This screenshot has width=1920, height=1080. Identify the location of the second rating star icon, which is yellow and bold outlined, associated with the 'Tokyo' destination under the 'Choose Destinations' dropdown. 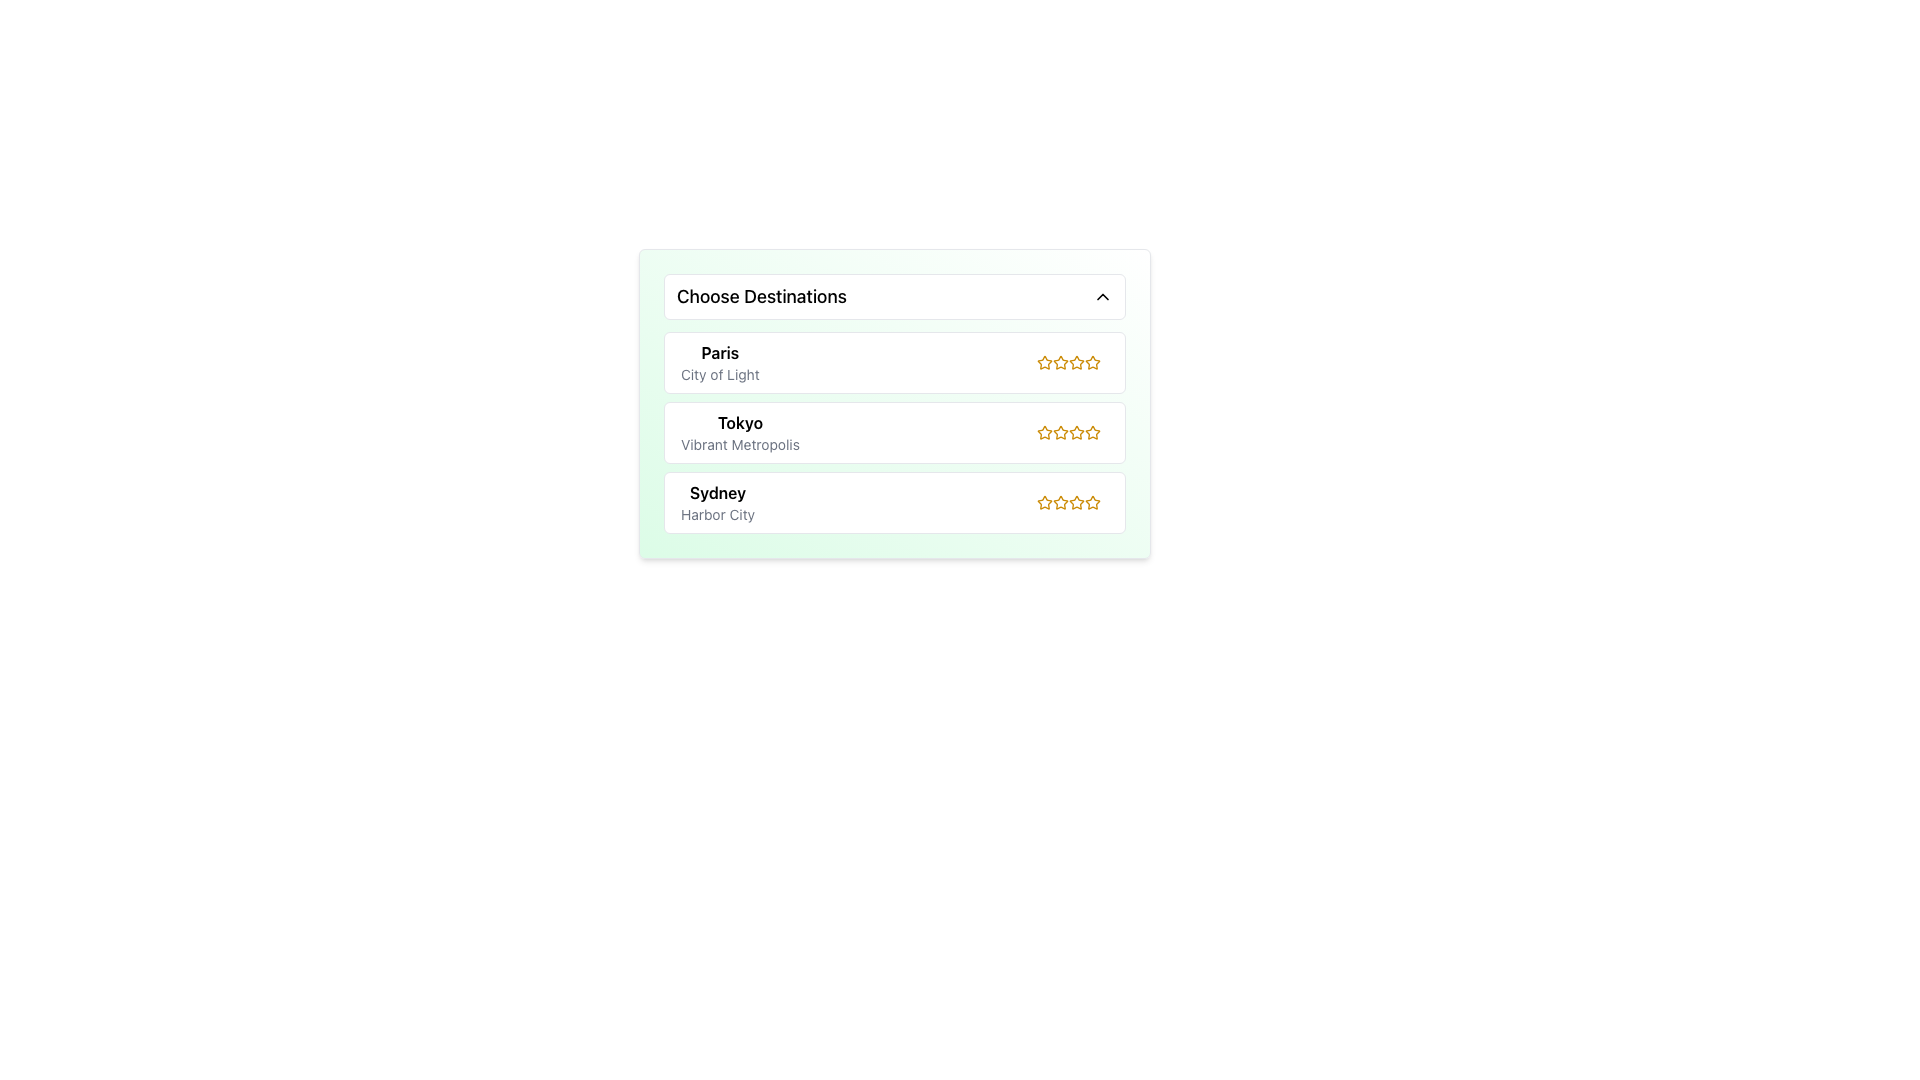
(1059, 431).